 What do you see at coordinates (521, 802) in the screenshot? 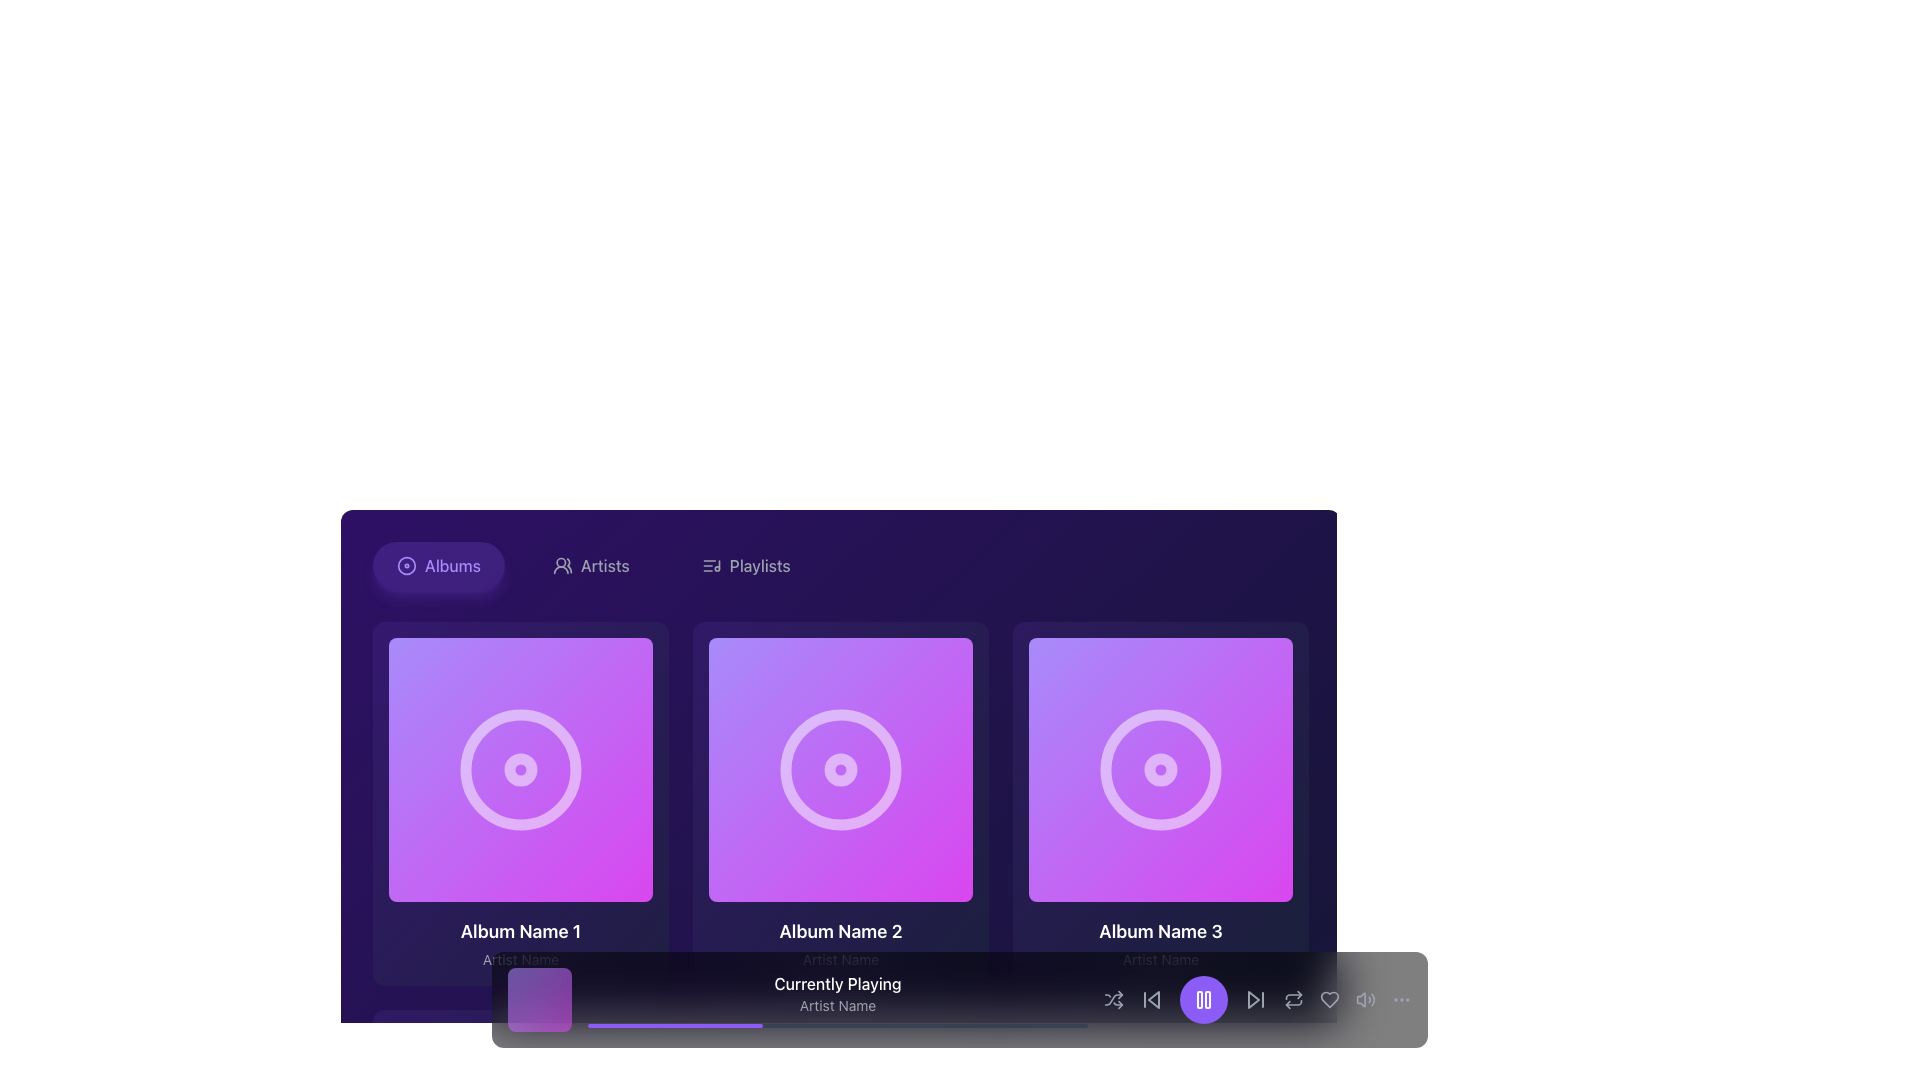
I see `the Album card element, which represents an album in a music directory` at bounding box center [521, 802].